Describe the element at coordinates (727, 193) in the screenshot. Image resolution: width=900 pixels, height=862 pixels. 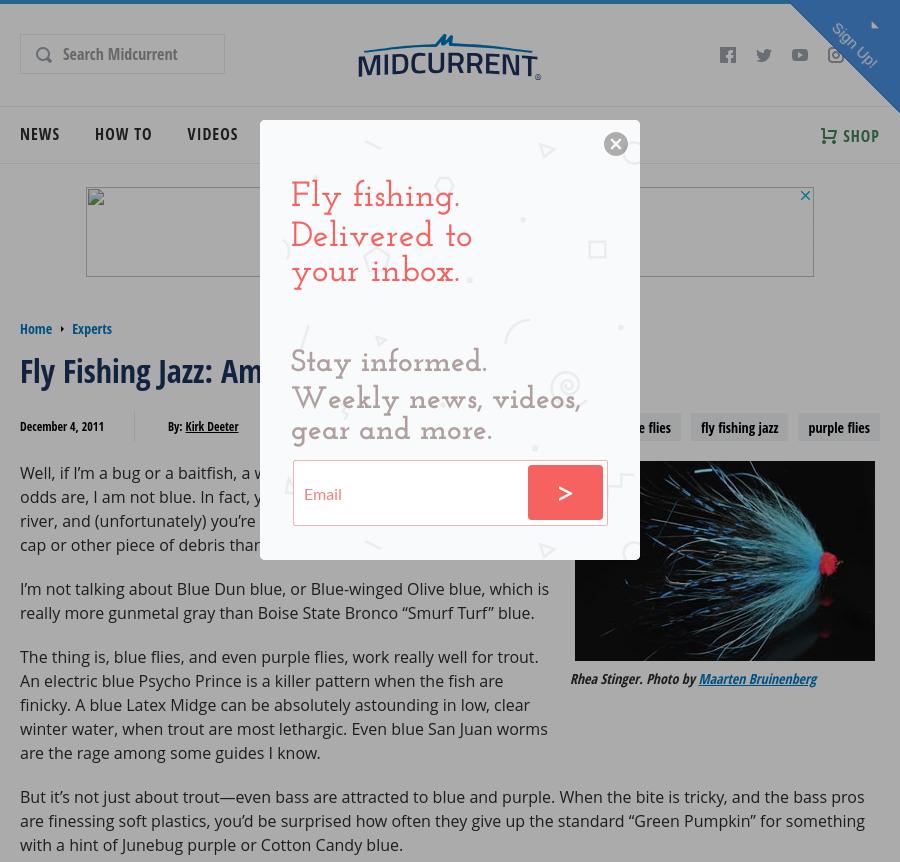
I see `'Conservation'` at that location.